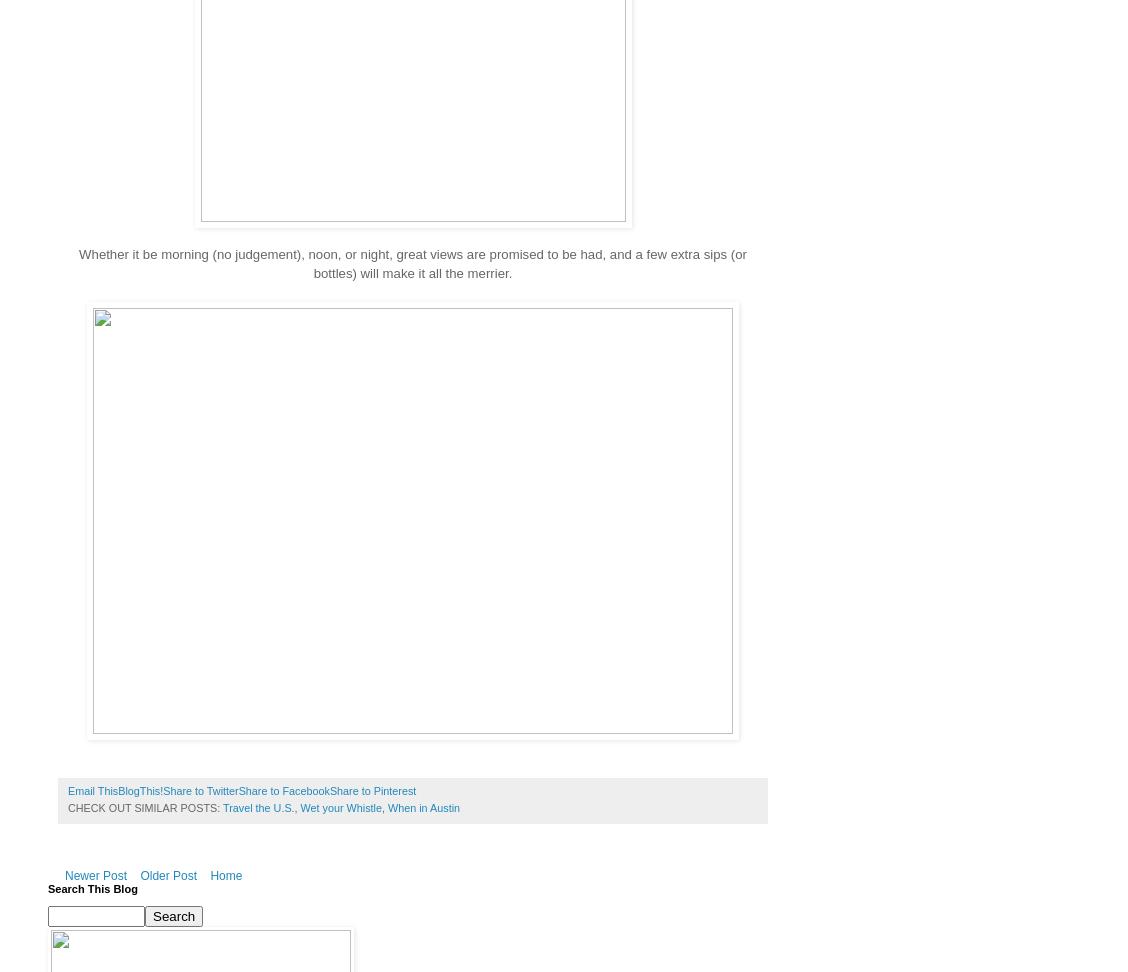 The width and height of the screenshot is (1128, 972). I want to click on 'Older Post', so click(167, 874).